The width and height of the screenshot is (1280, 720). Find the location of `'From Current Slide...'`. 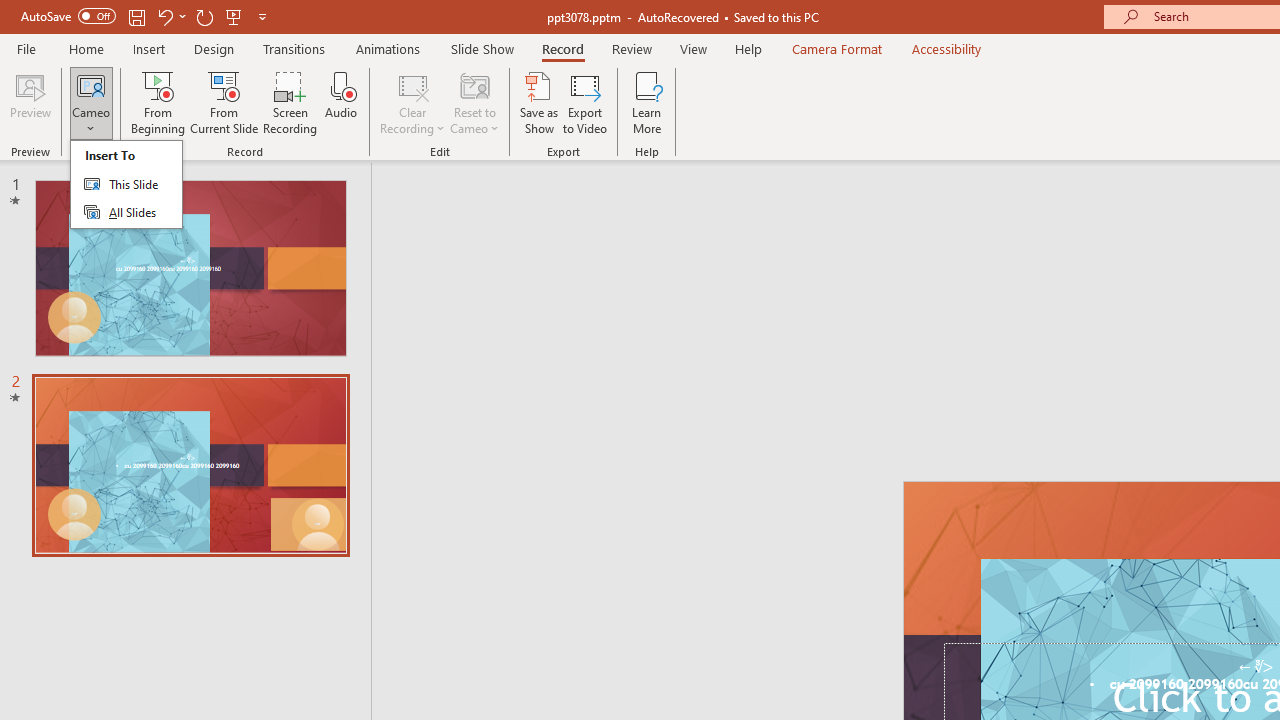

'From Current Slide...' is located at coordinates (224, 103).